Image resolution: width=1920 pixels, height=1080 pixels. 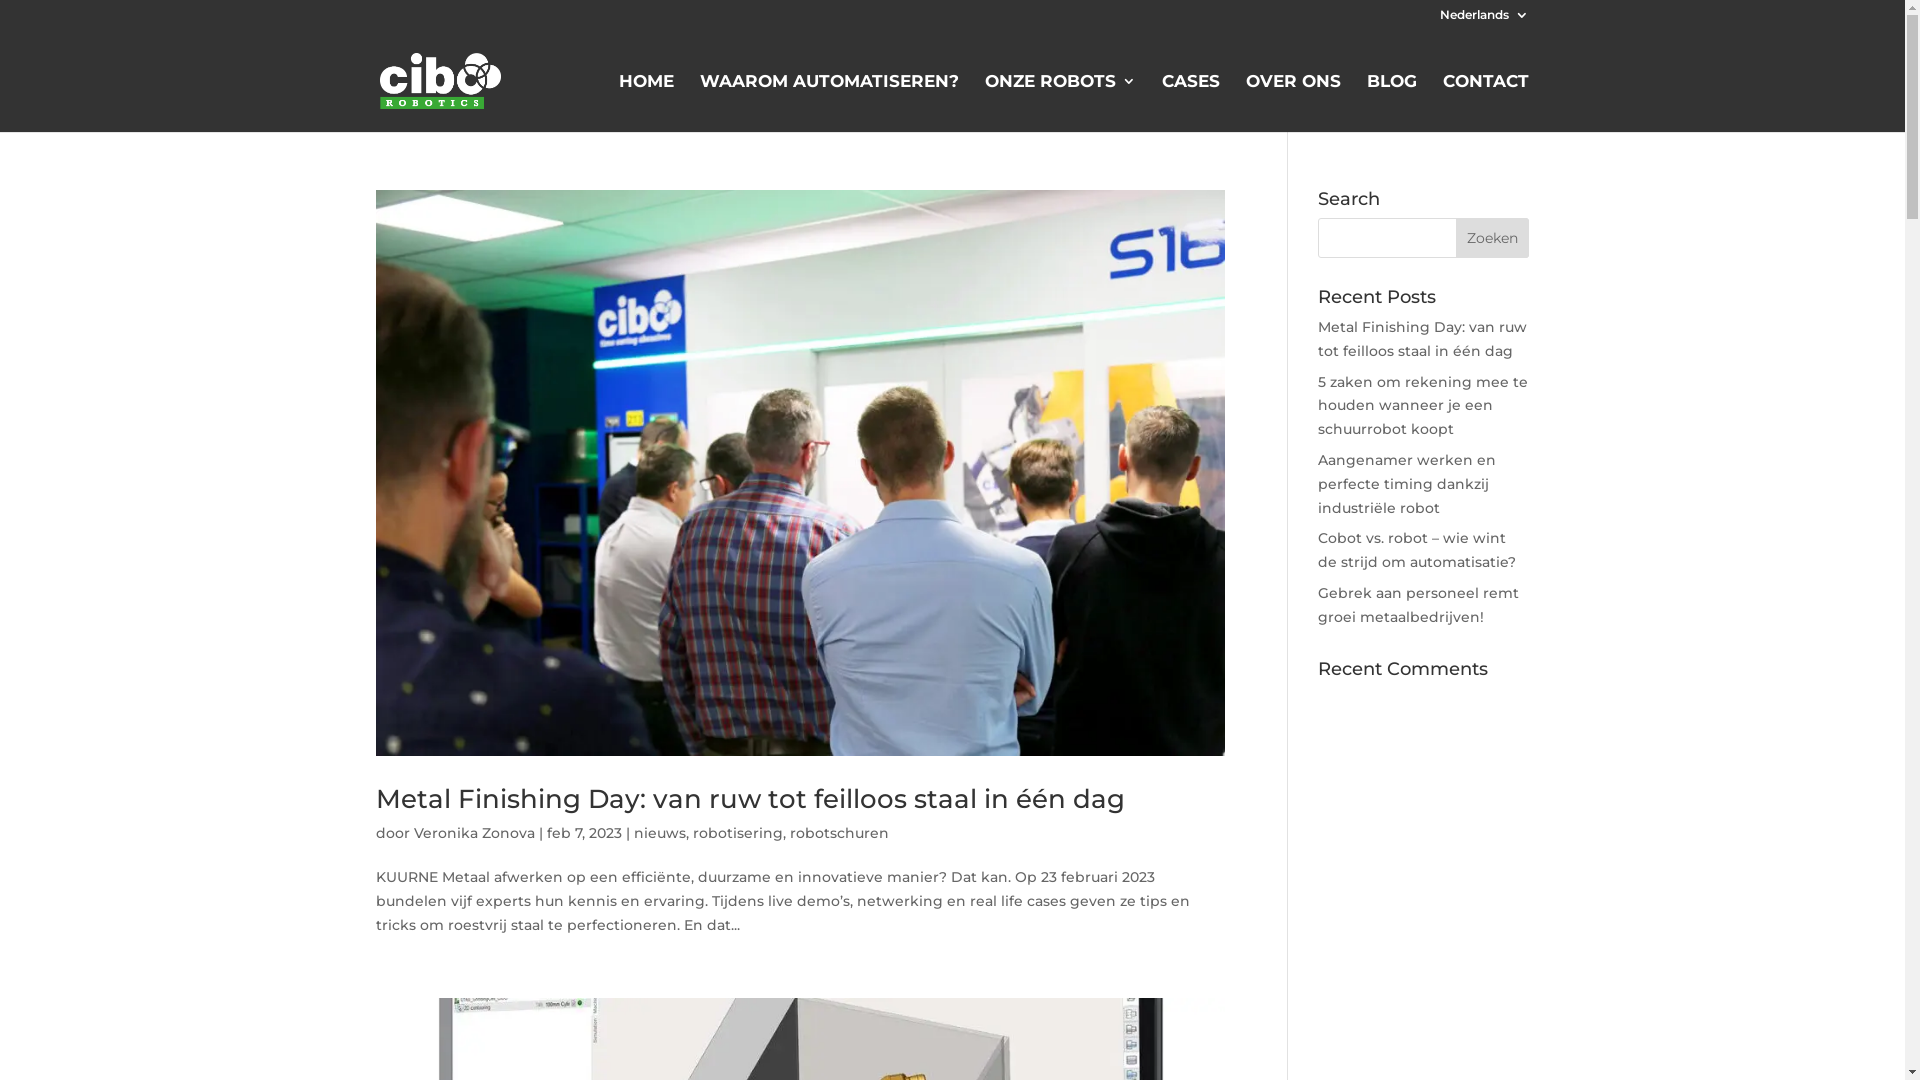 What do you see at coordinates (412, 833) in the screenshot?
I see `'Veronika Zonova'` at bounding box center [412, 833].